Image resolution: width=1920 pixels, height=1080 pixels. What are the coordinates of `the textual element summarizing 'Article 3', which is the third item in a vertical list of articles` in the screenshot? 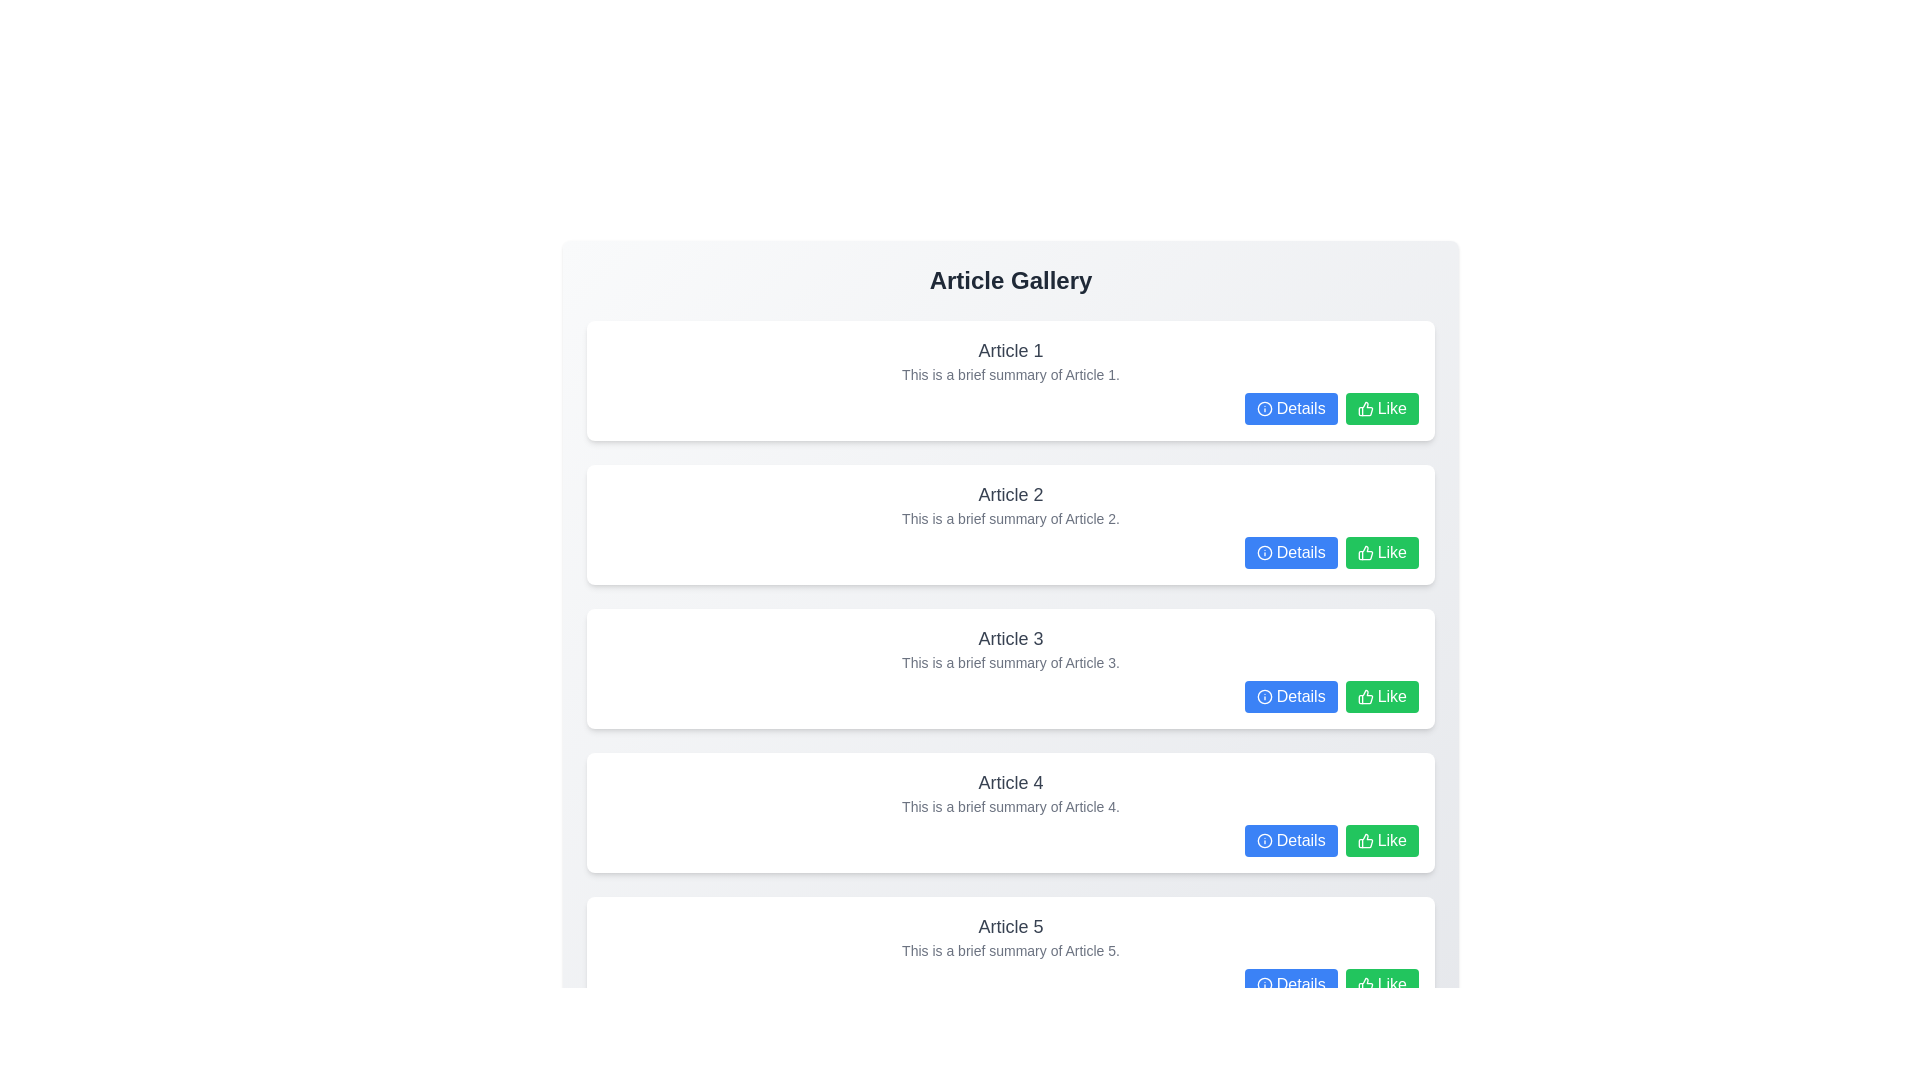 It's located at (1011, 648).